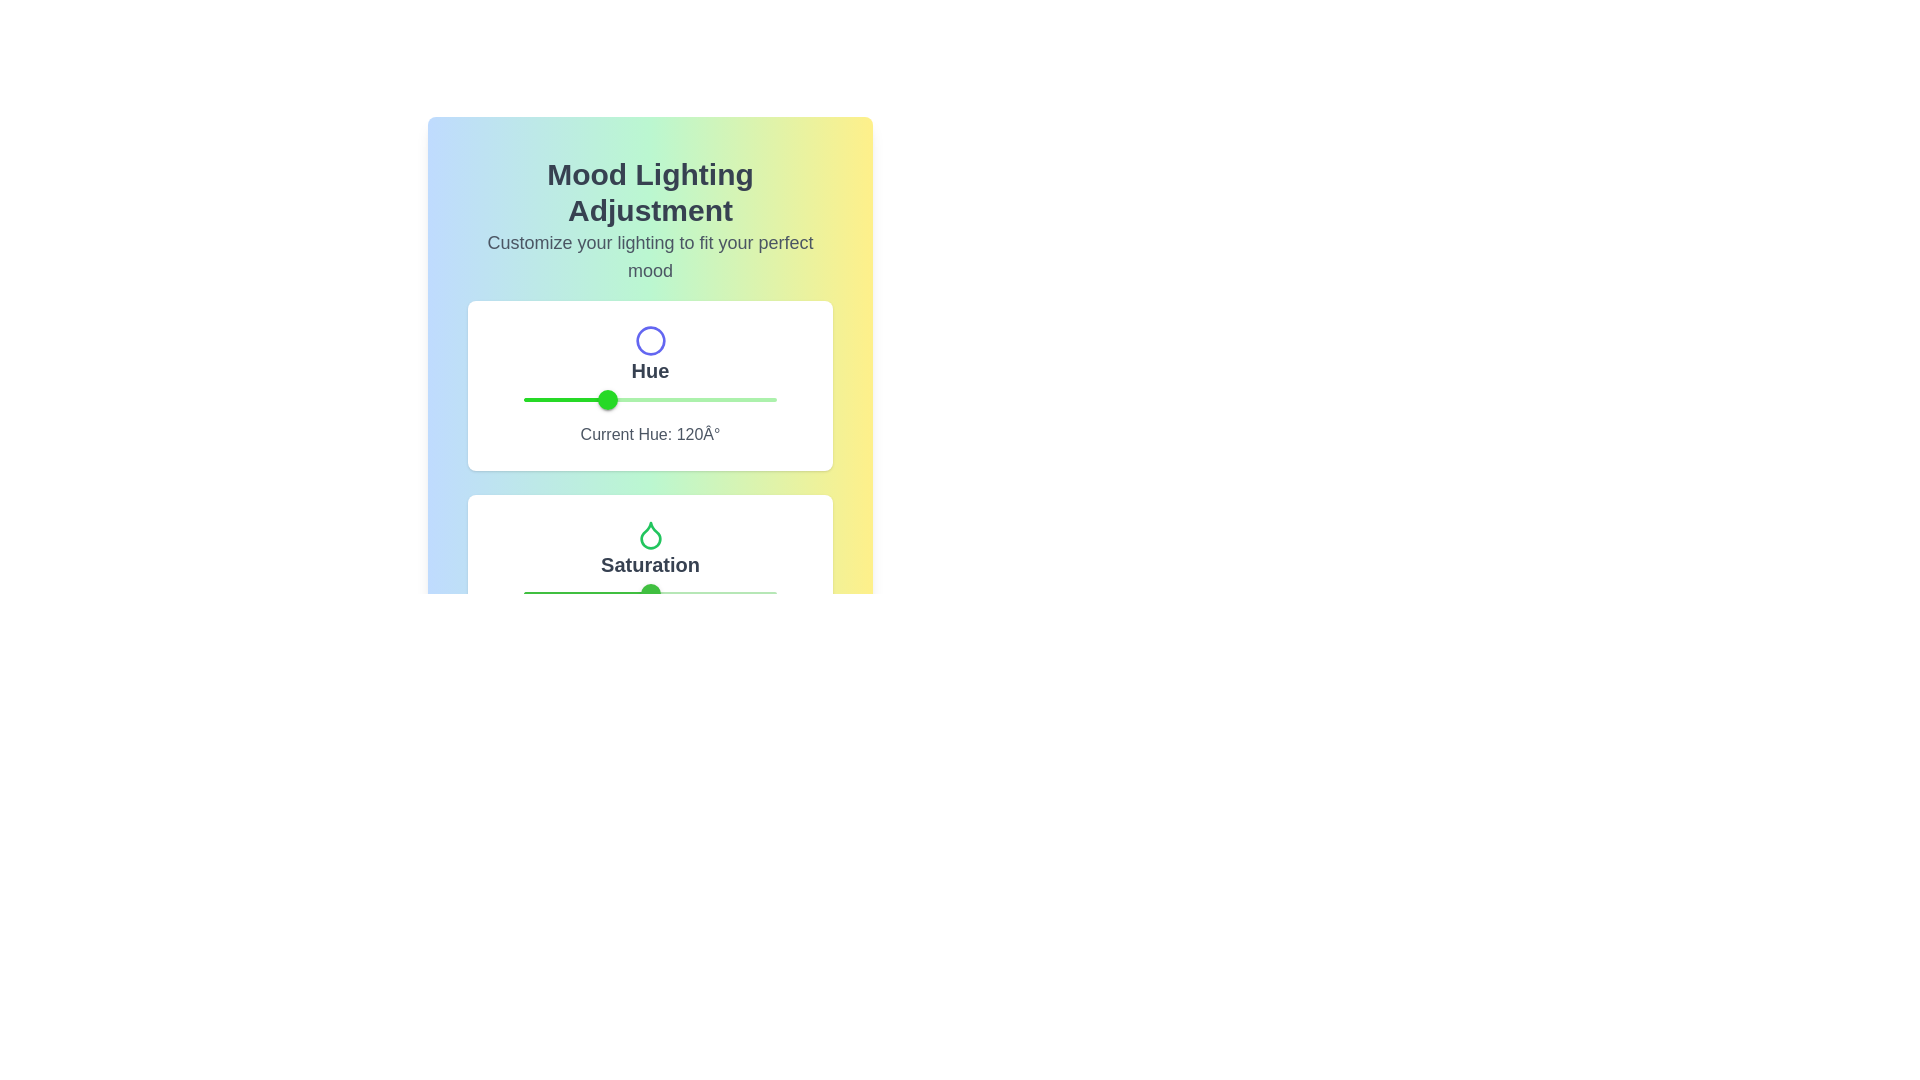 The width and height of the screenshot is (1920, 1080). Describe the element at coordinates (650, 220) in the screenshot. I see `the Header titled 'Mood Lighting Adjustment' which is prominently displayed at the top of the card interface, above the sections labeled 'Hue', 'Saturation', and 'Brightness'` at that location.